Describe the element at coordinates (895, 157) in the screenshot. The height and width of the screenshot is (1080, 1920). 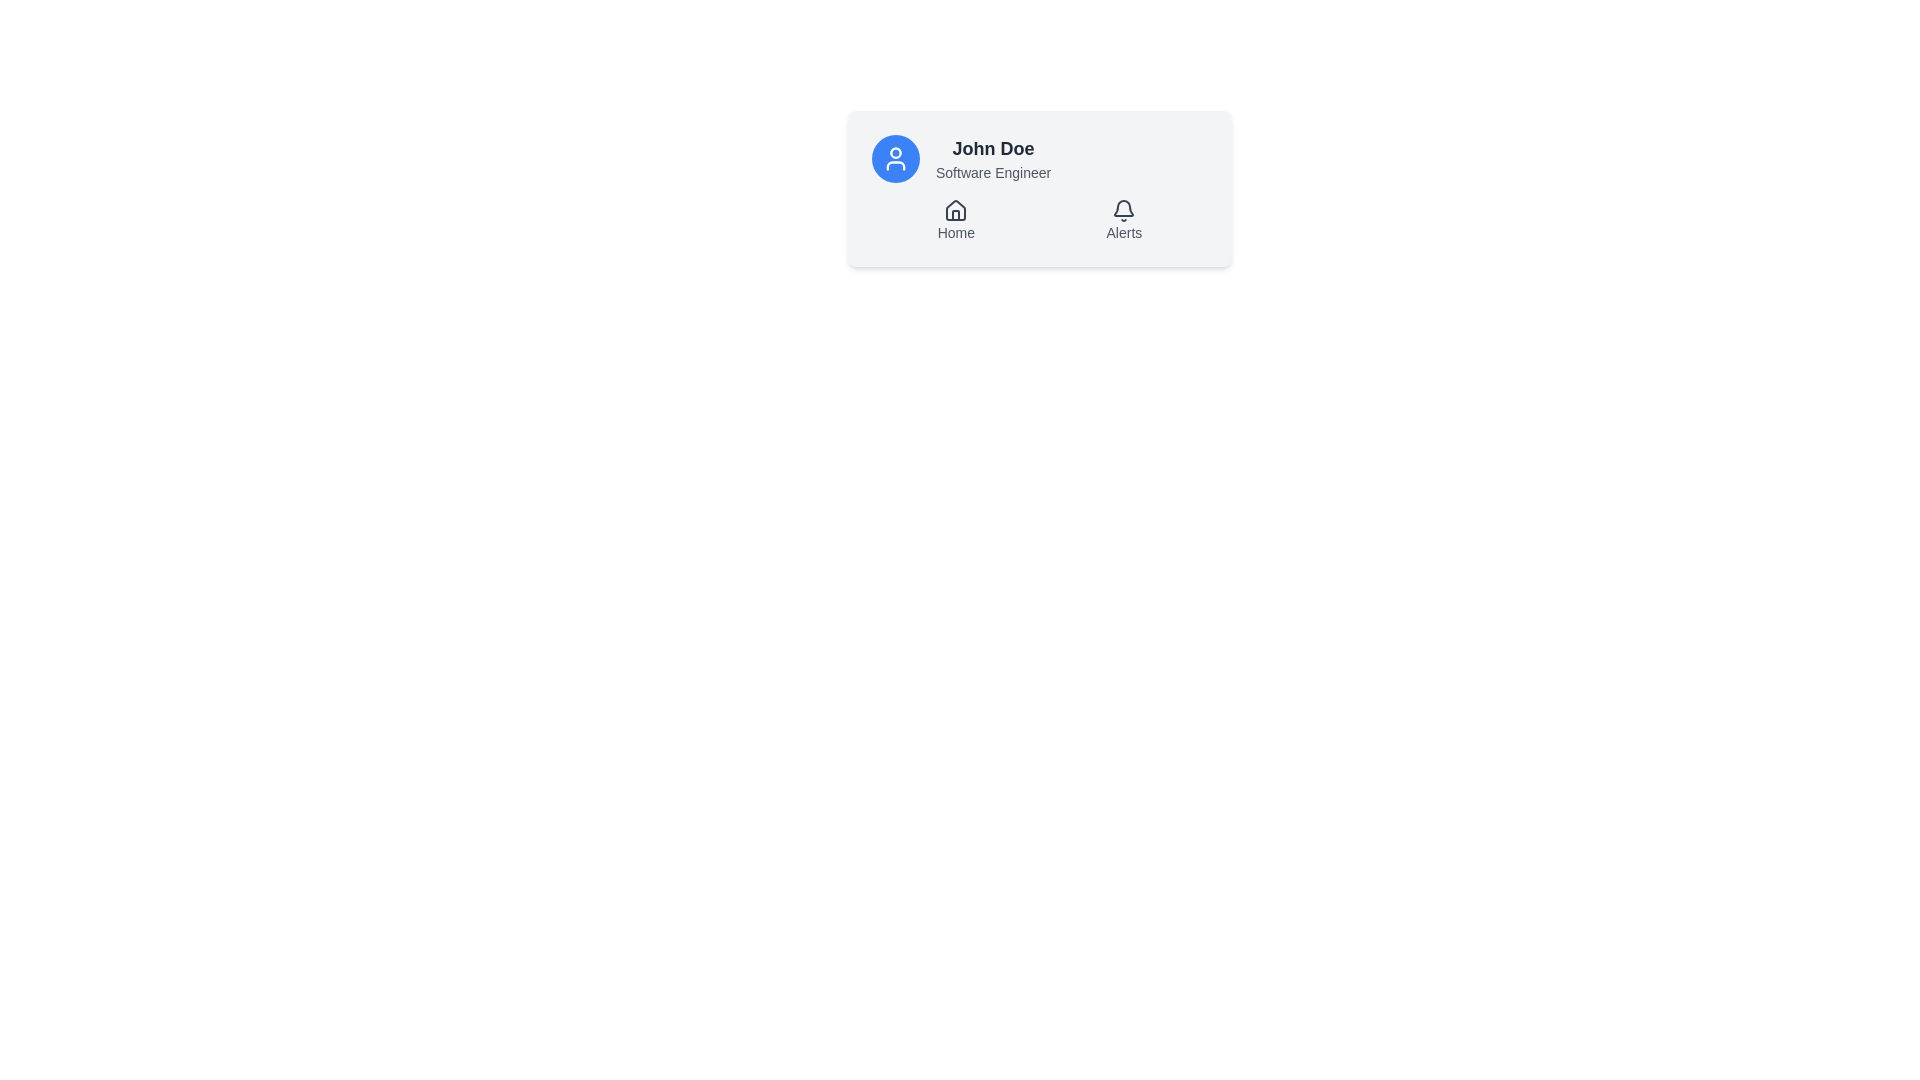
I see `the User profile icon, which is a circular blue background representing the user profile image adjacent to the text 'John Doe' and 'Software Engineer'` at that location.